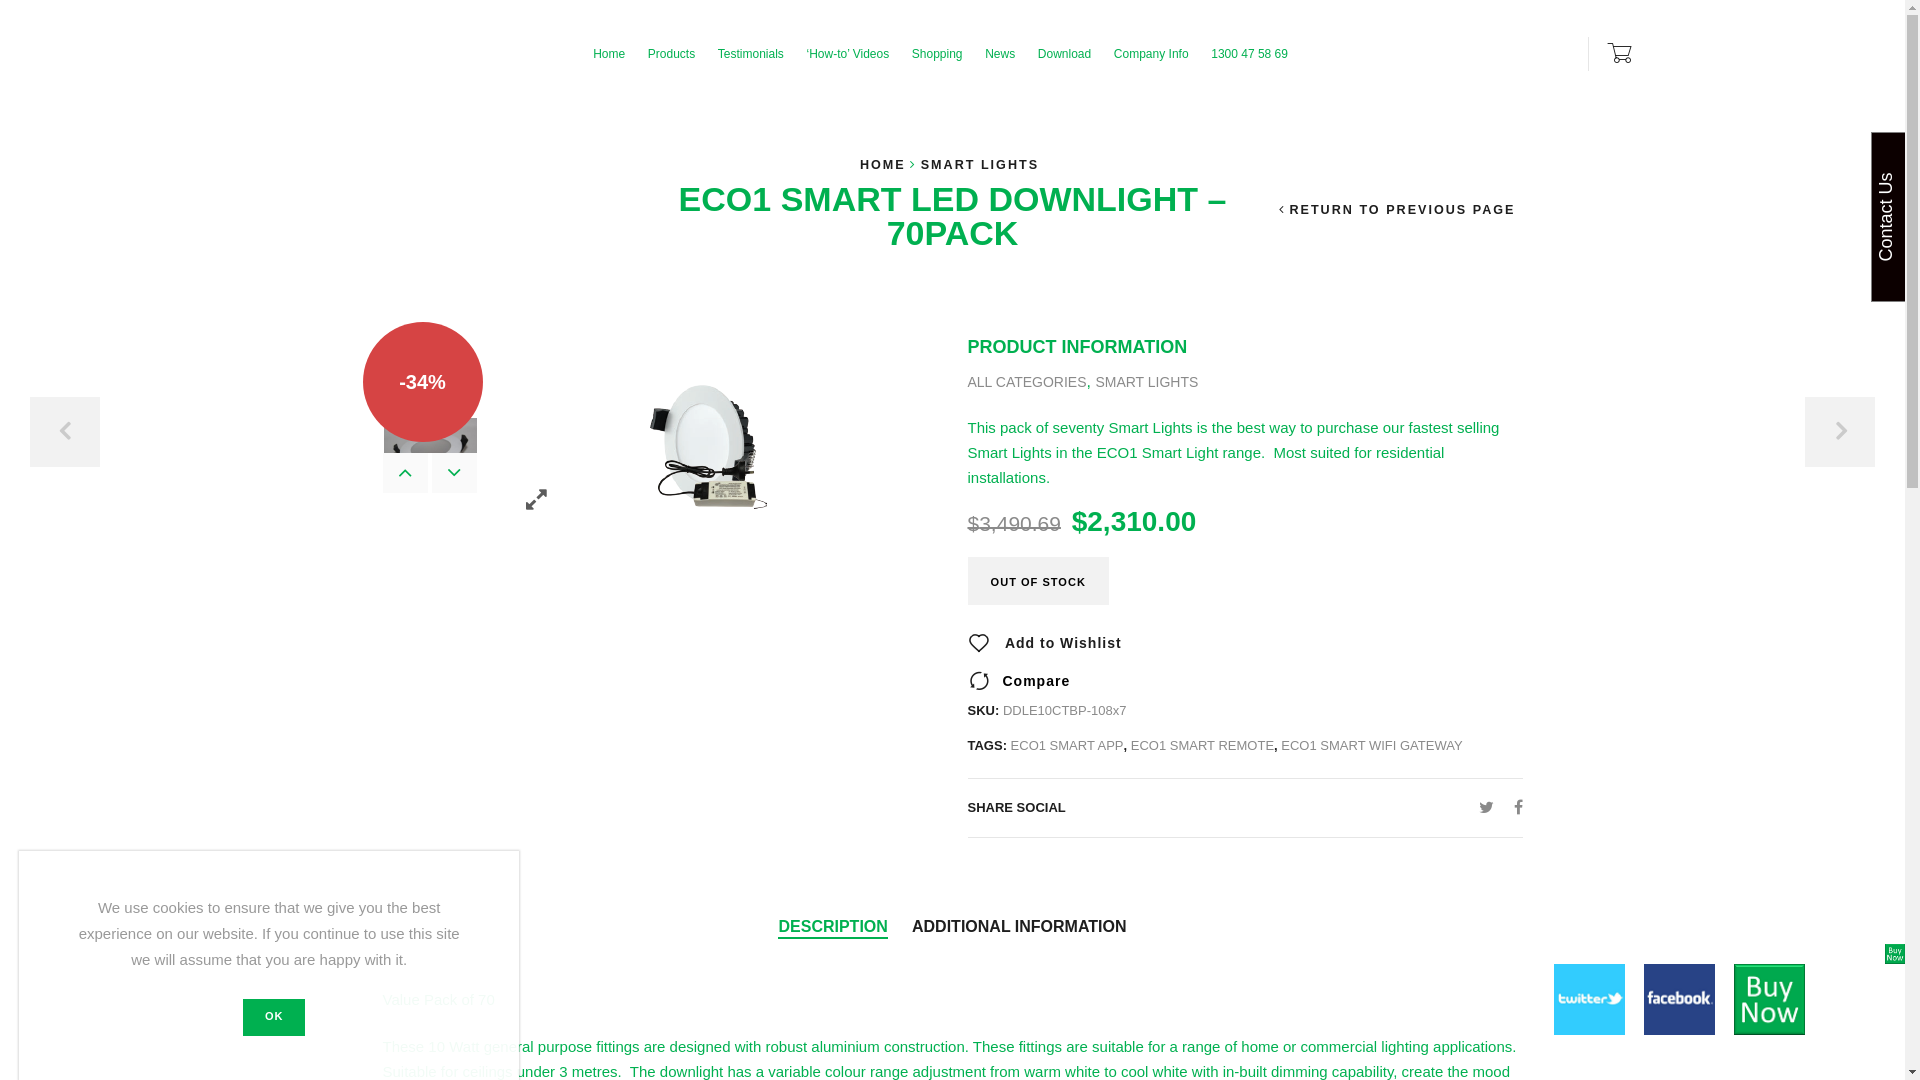 The width and height of the screenshot is (1920, 1080). I want to click on '1300 47 58 69', so click(1200, 53).